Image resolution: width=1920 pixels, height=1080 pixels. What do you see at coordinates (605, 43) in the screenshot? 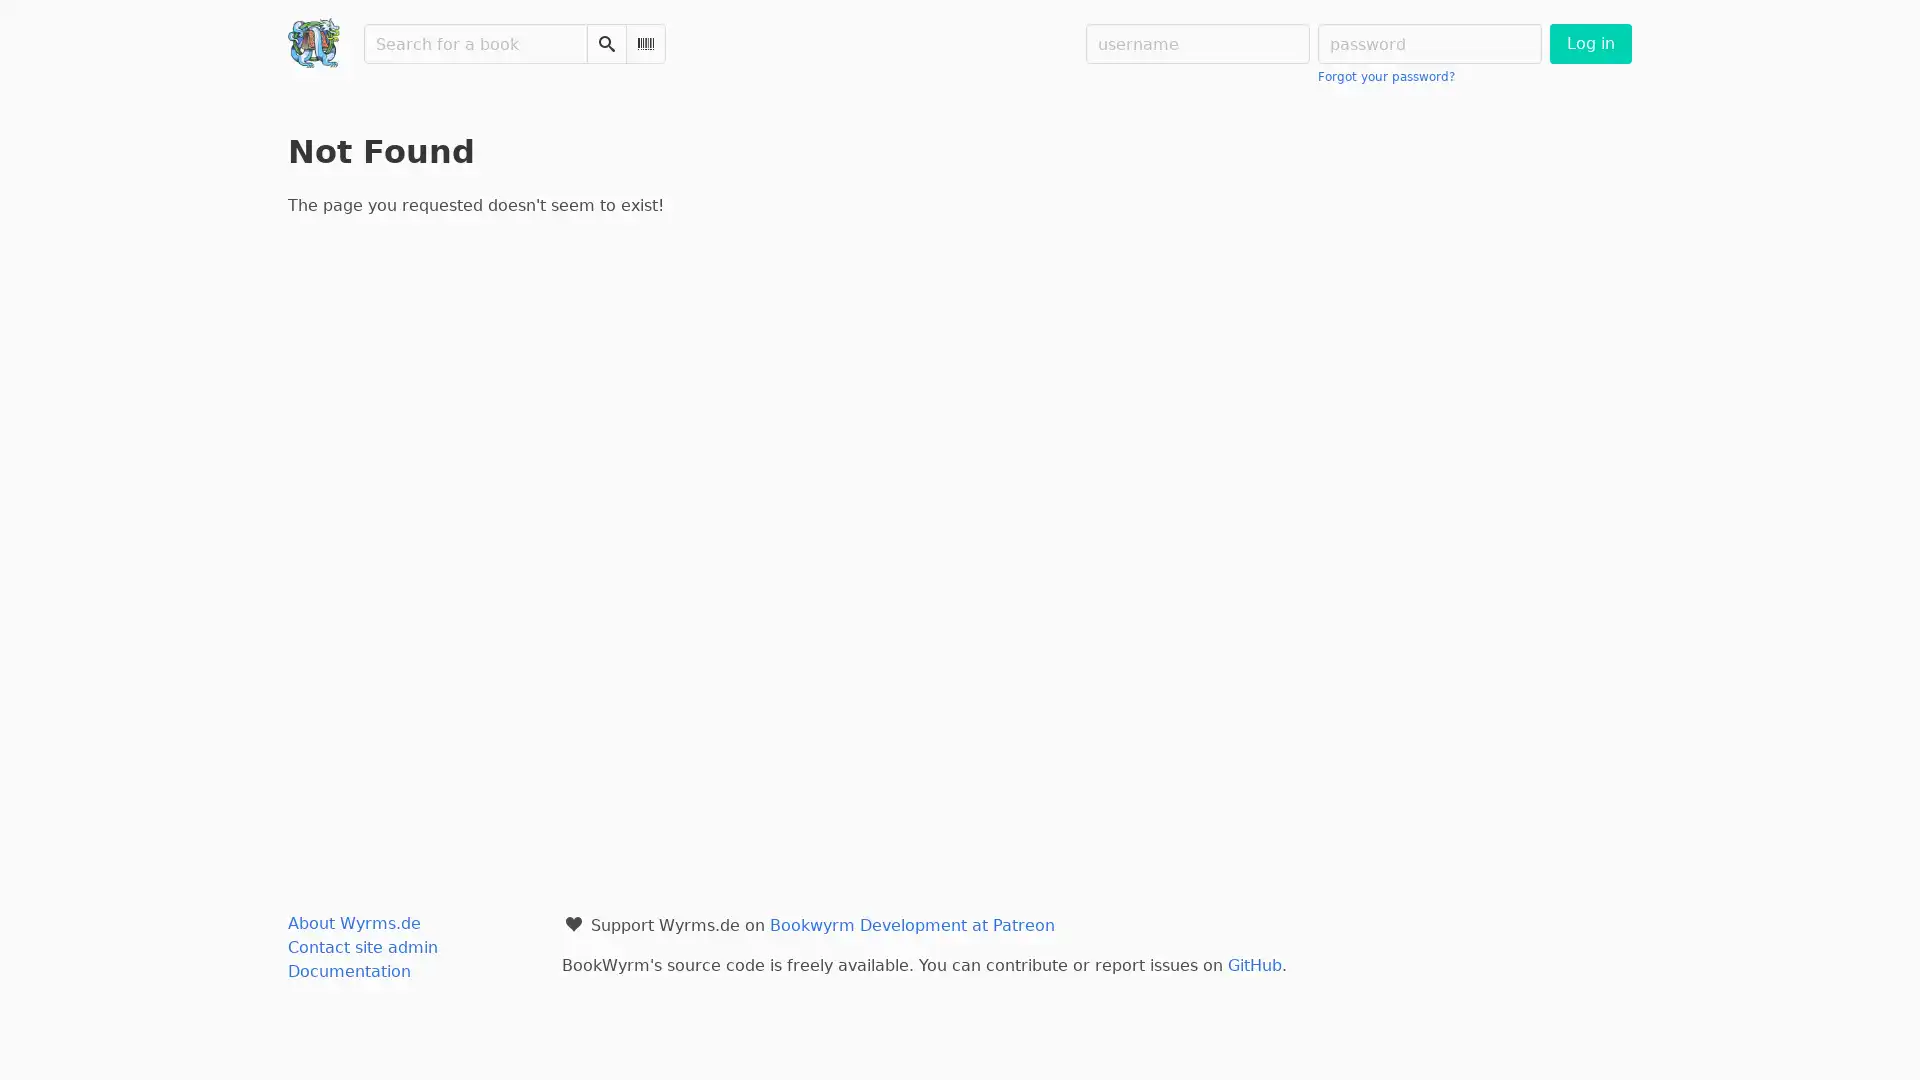
I see `Search` at bounding box center [605, 43].